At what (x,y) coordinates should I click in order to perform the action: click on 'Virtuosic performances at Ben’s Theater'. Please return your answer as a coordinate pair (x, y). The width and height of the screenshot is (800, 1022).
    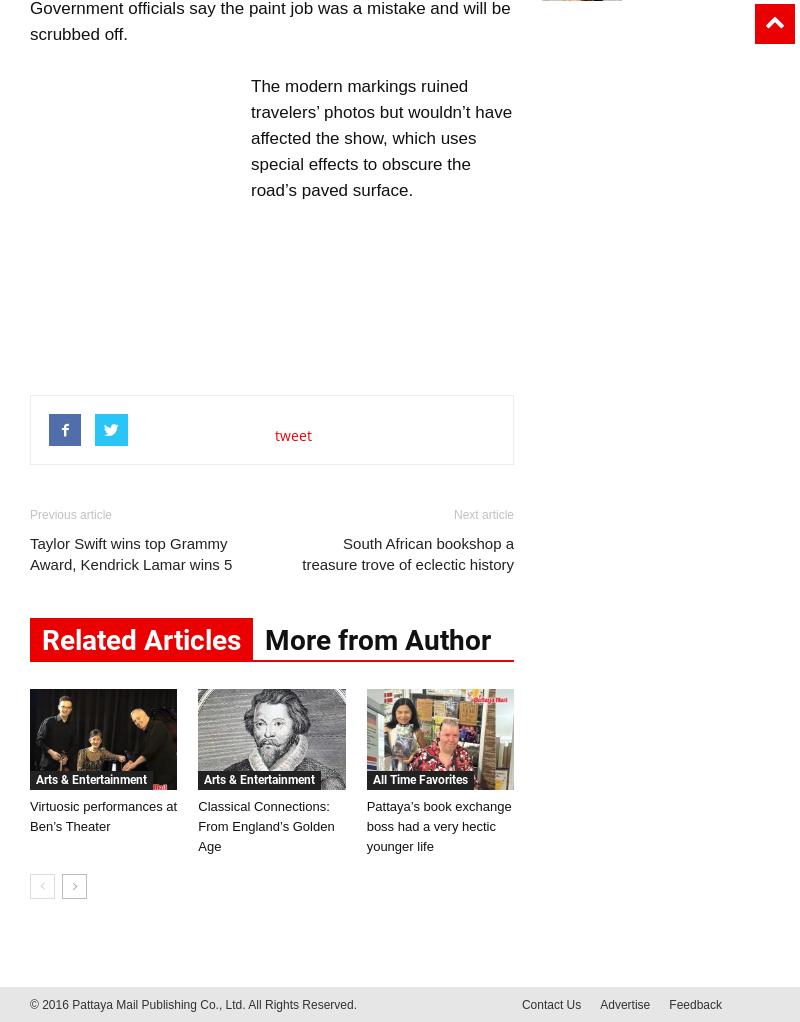
    Looking at the image, I should click on (102, 815).